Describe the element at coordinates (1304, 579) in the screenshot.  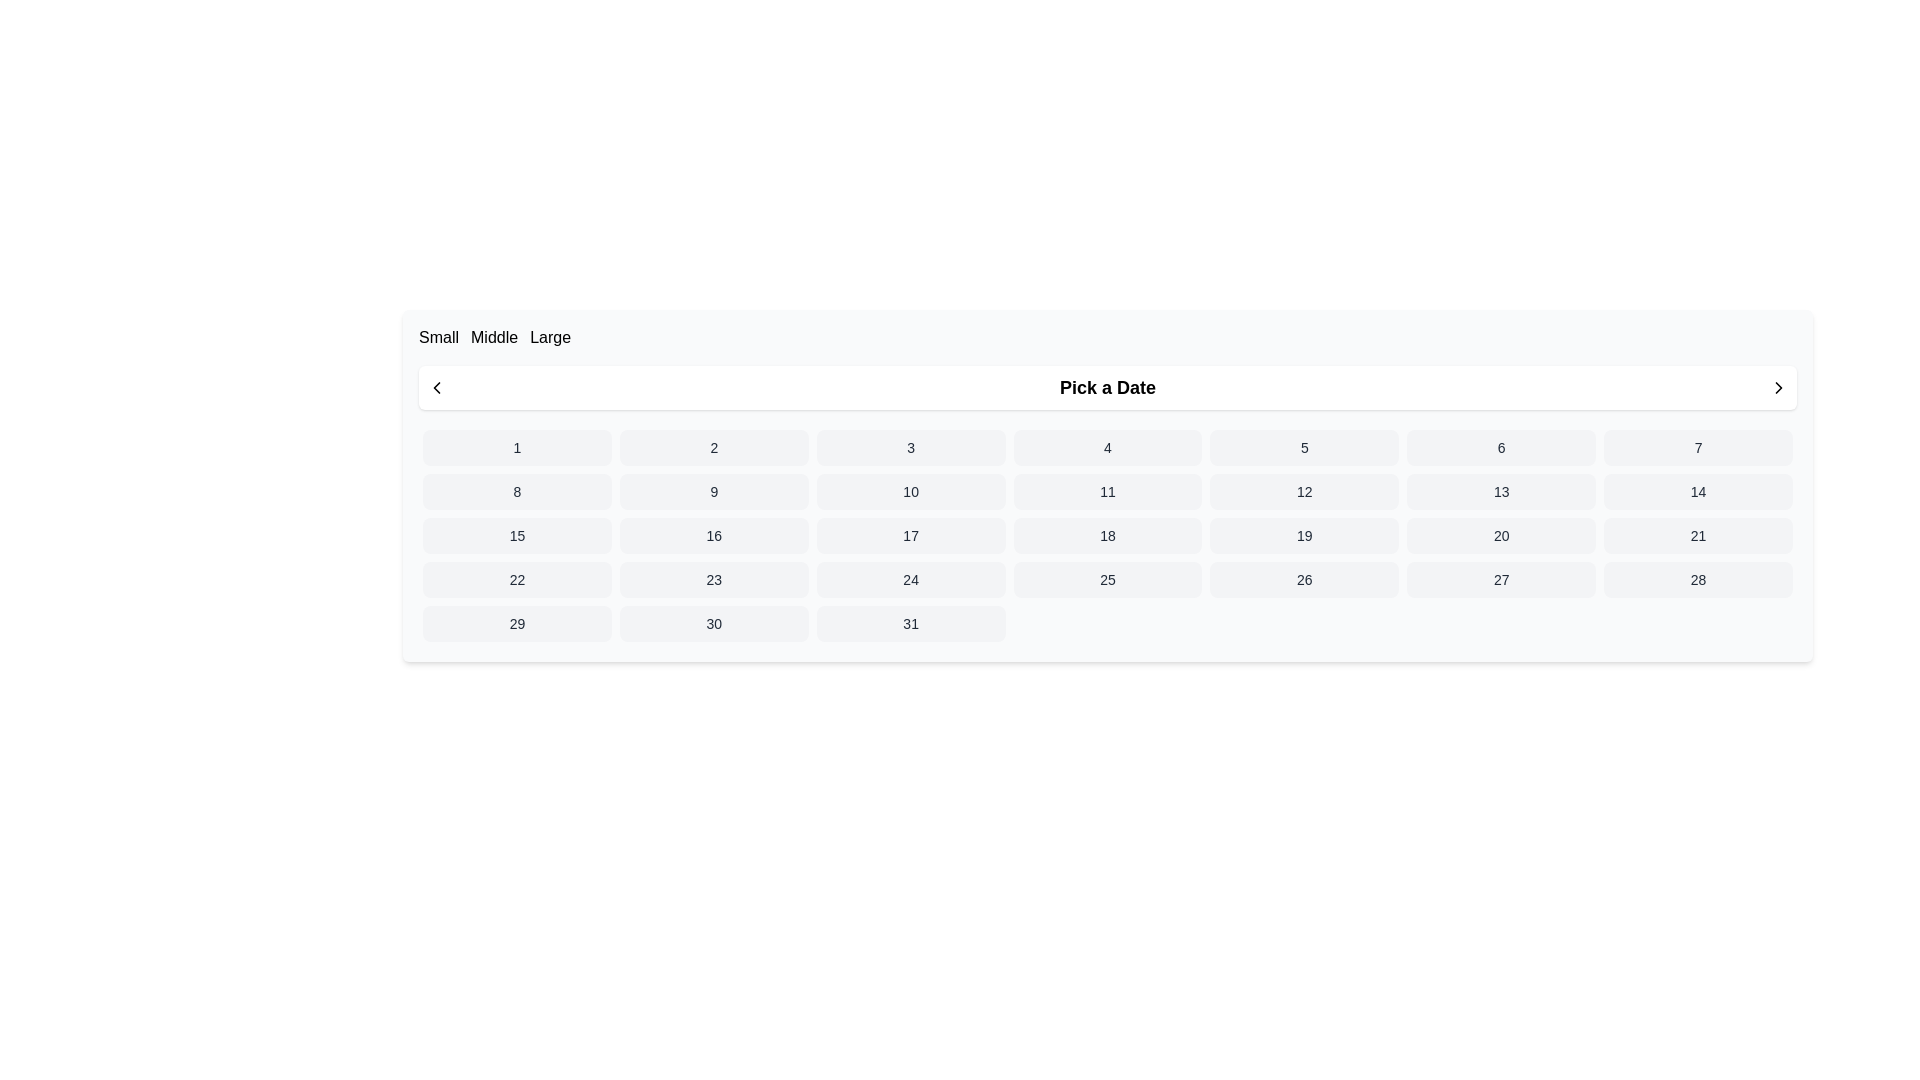
I see `the button representing the 26th day in the calendar interface, located in the sixth column and fourth row of the grid, to change its visual appearance` at that location.